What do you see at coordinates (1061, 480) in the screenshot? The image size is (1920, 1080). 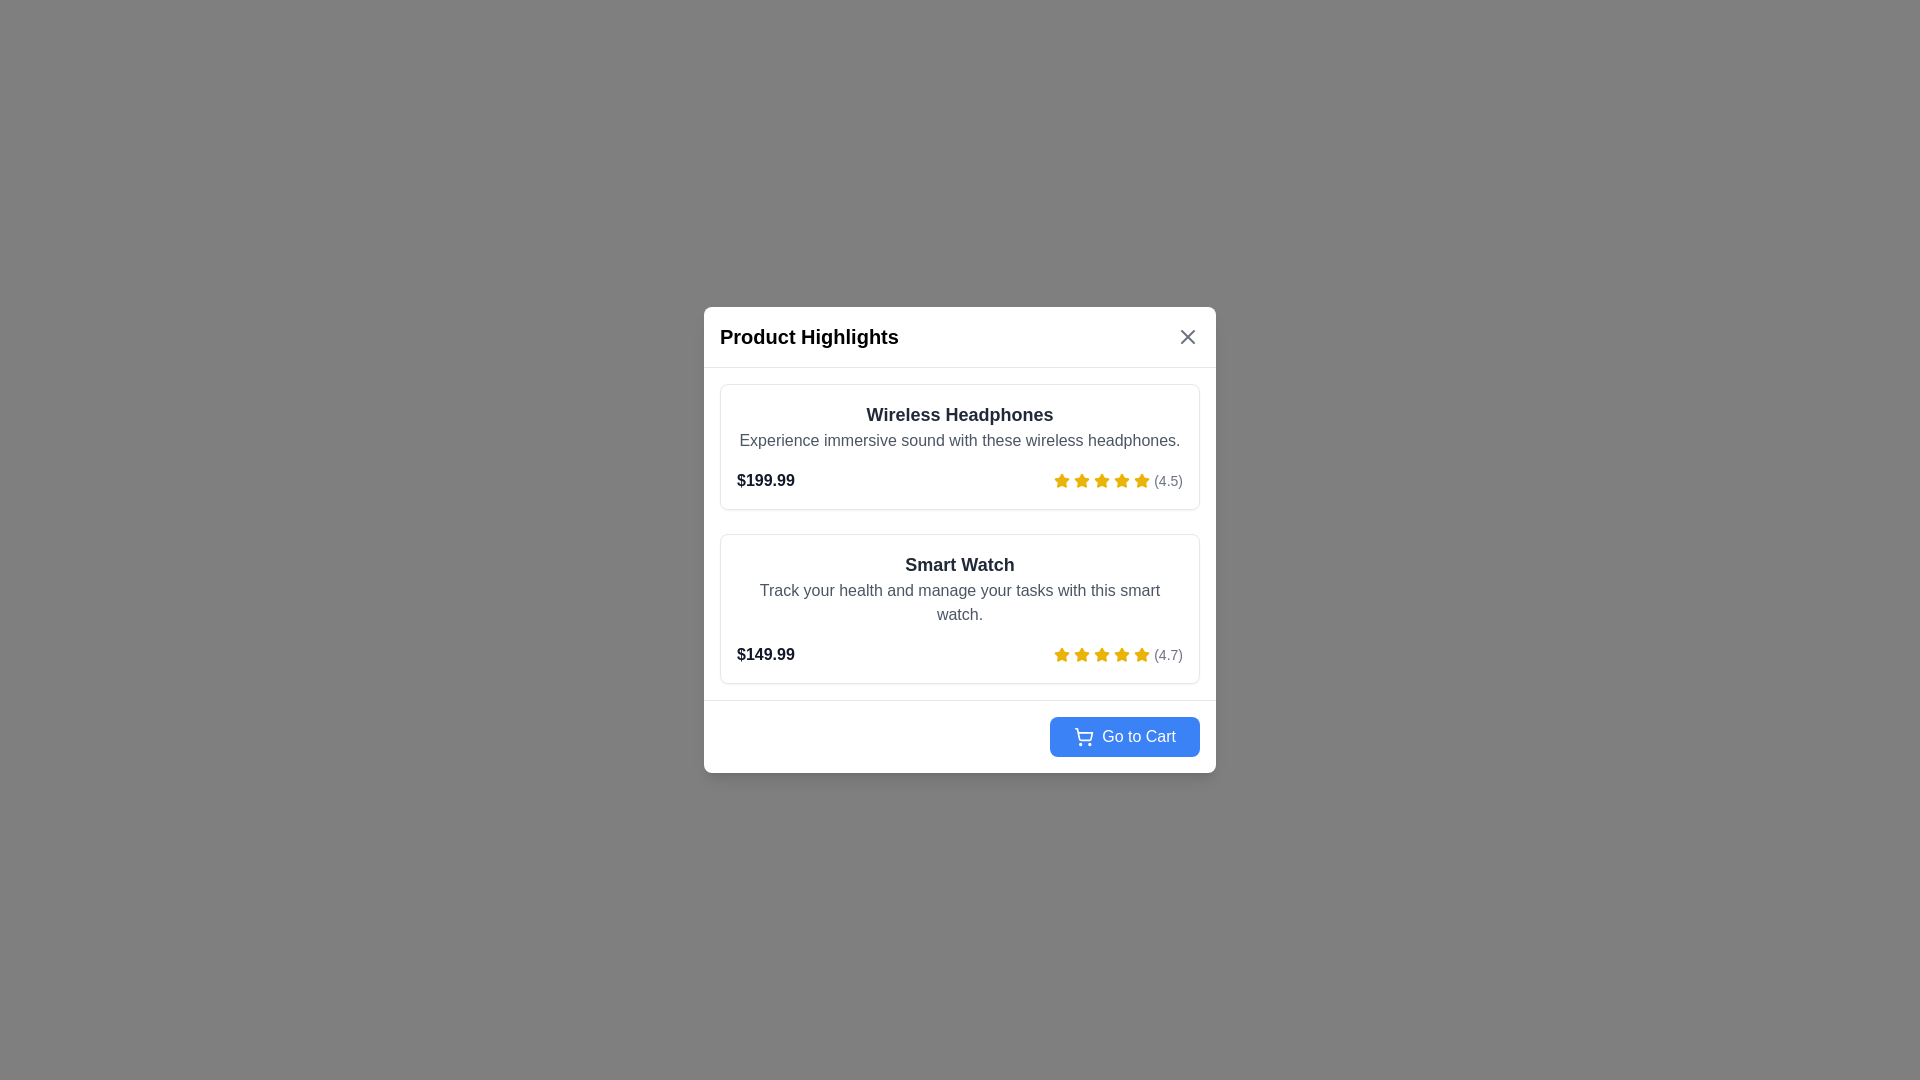 I see `the yellow star icon representing the rating for the Wireless Headphones product, located in the Product Highlights section` at bounding box center [1061, 480].